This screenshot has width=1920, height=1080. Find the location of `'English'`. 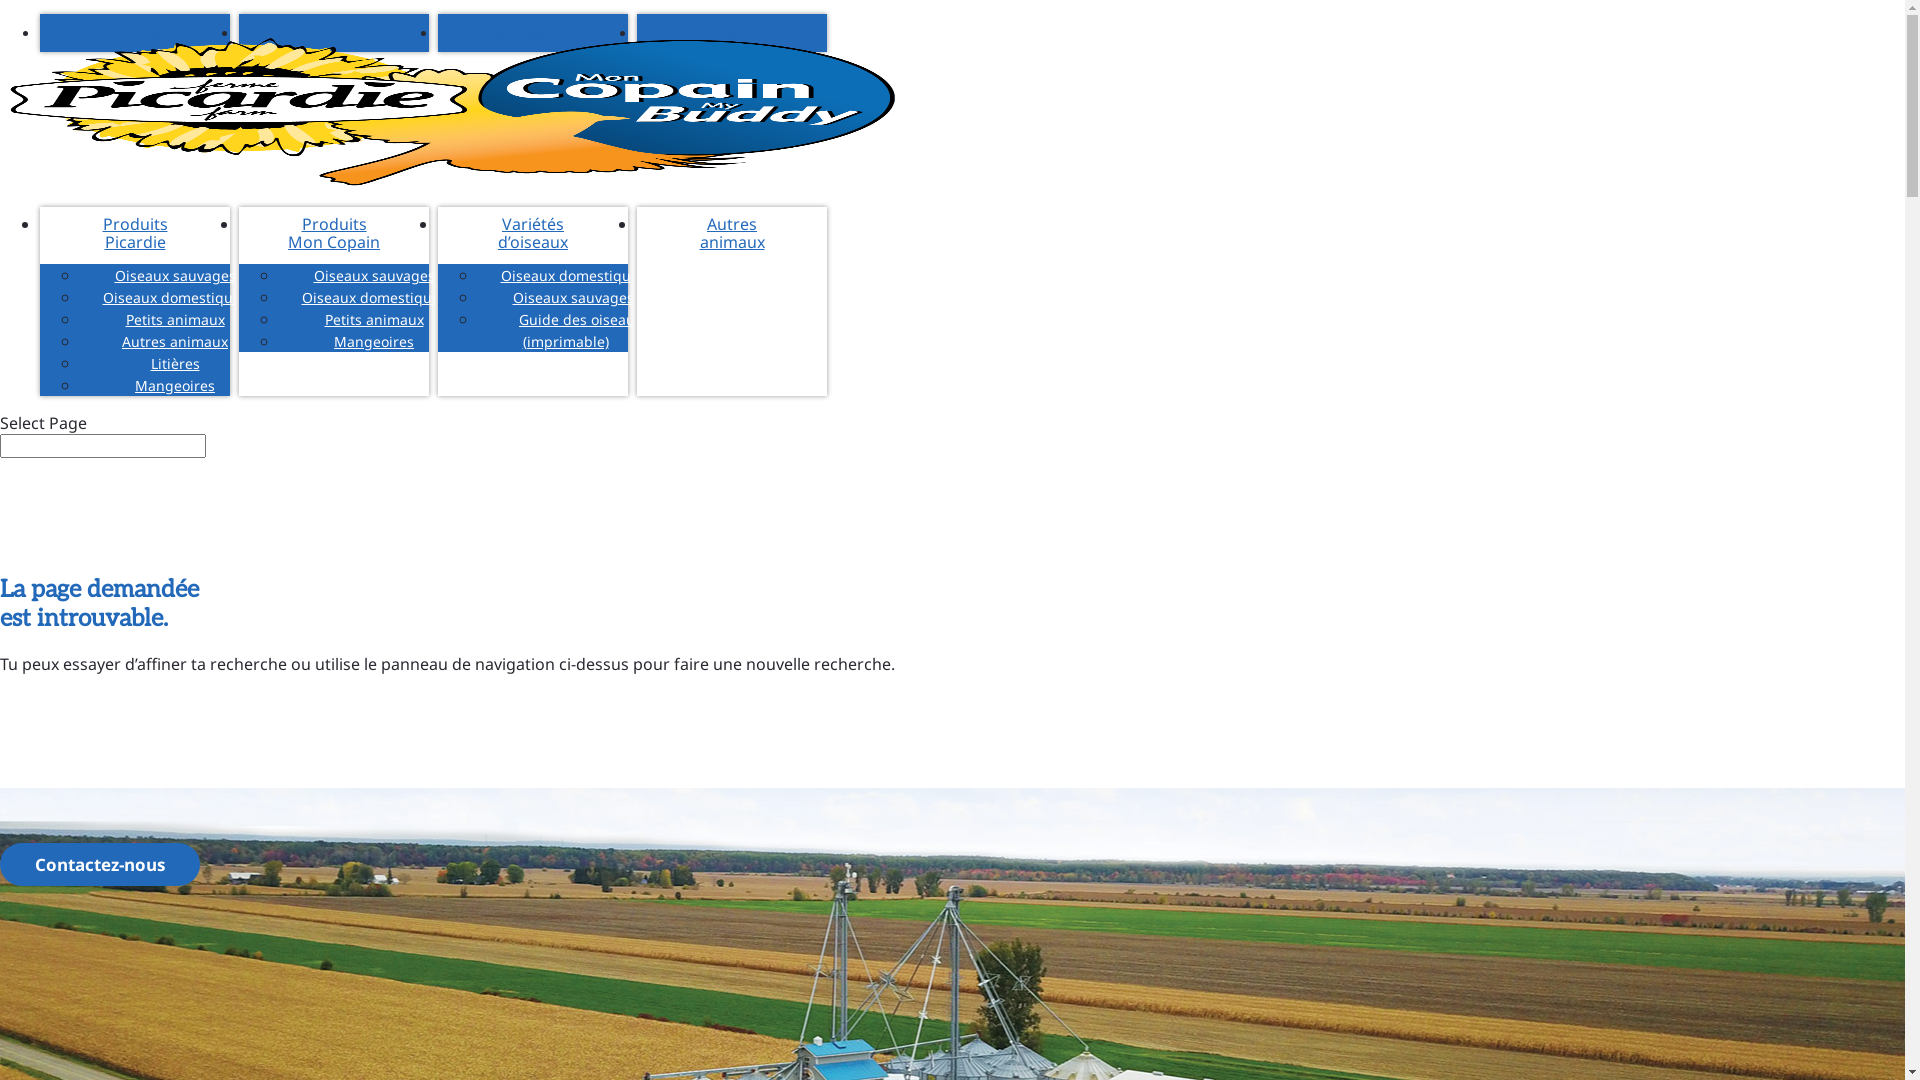

'English' is located at coordinates (730, 33).